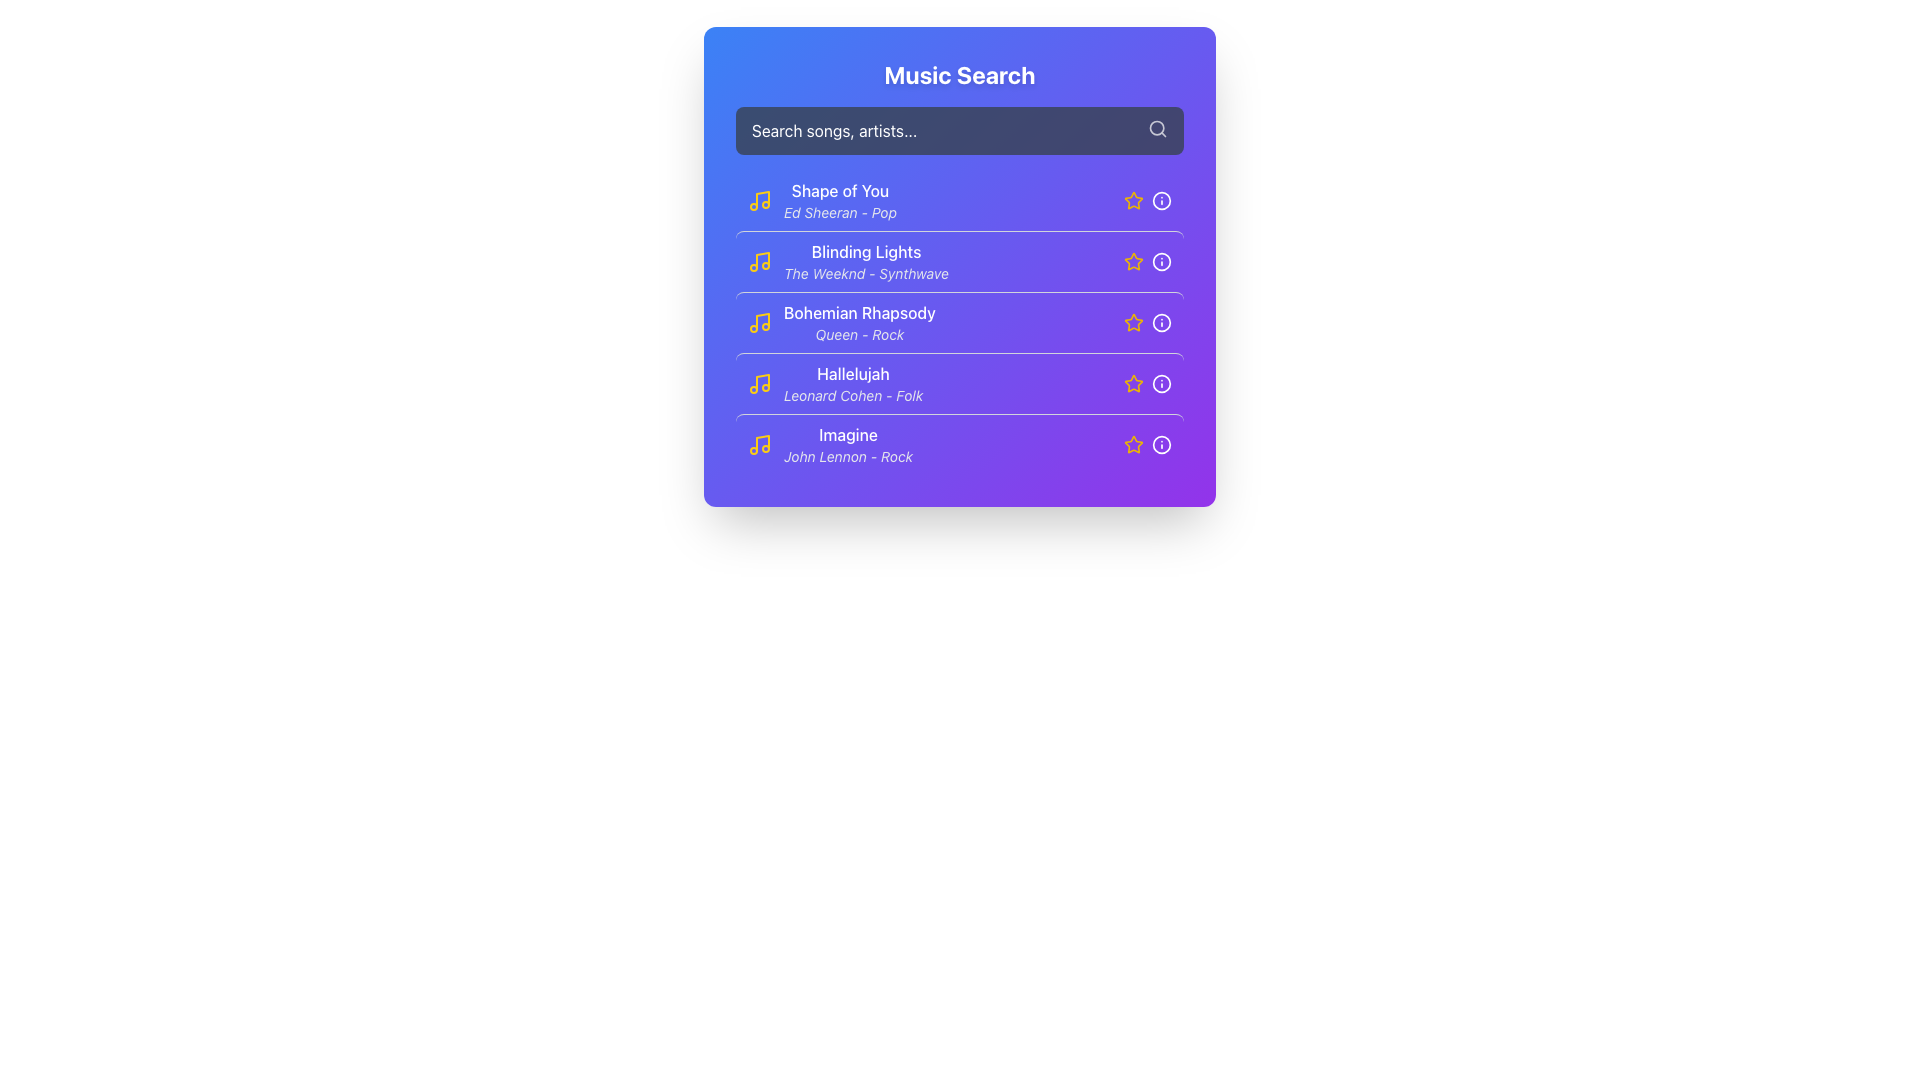  What do you see at coordinates (1132, 200) in the screenshot?
I see `the star-shaped icon with a yellow outline located to the right of the 'Shape of You' song entry to mark it as a favorite` at bounding box center [1132, 200].